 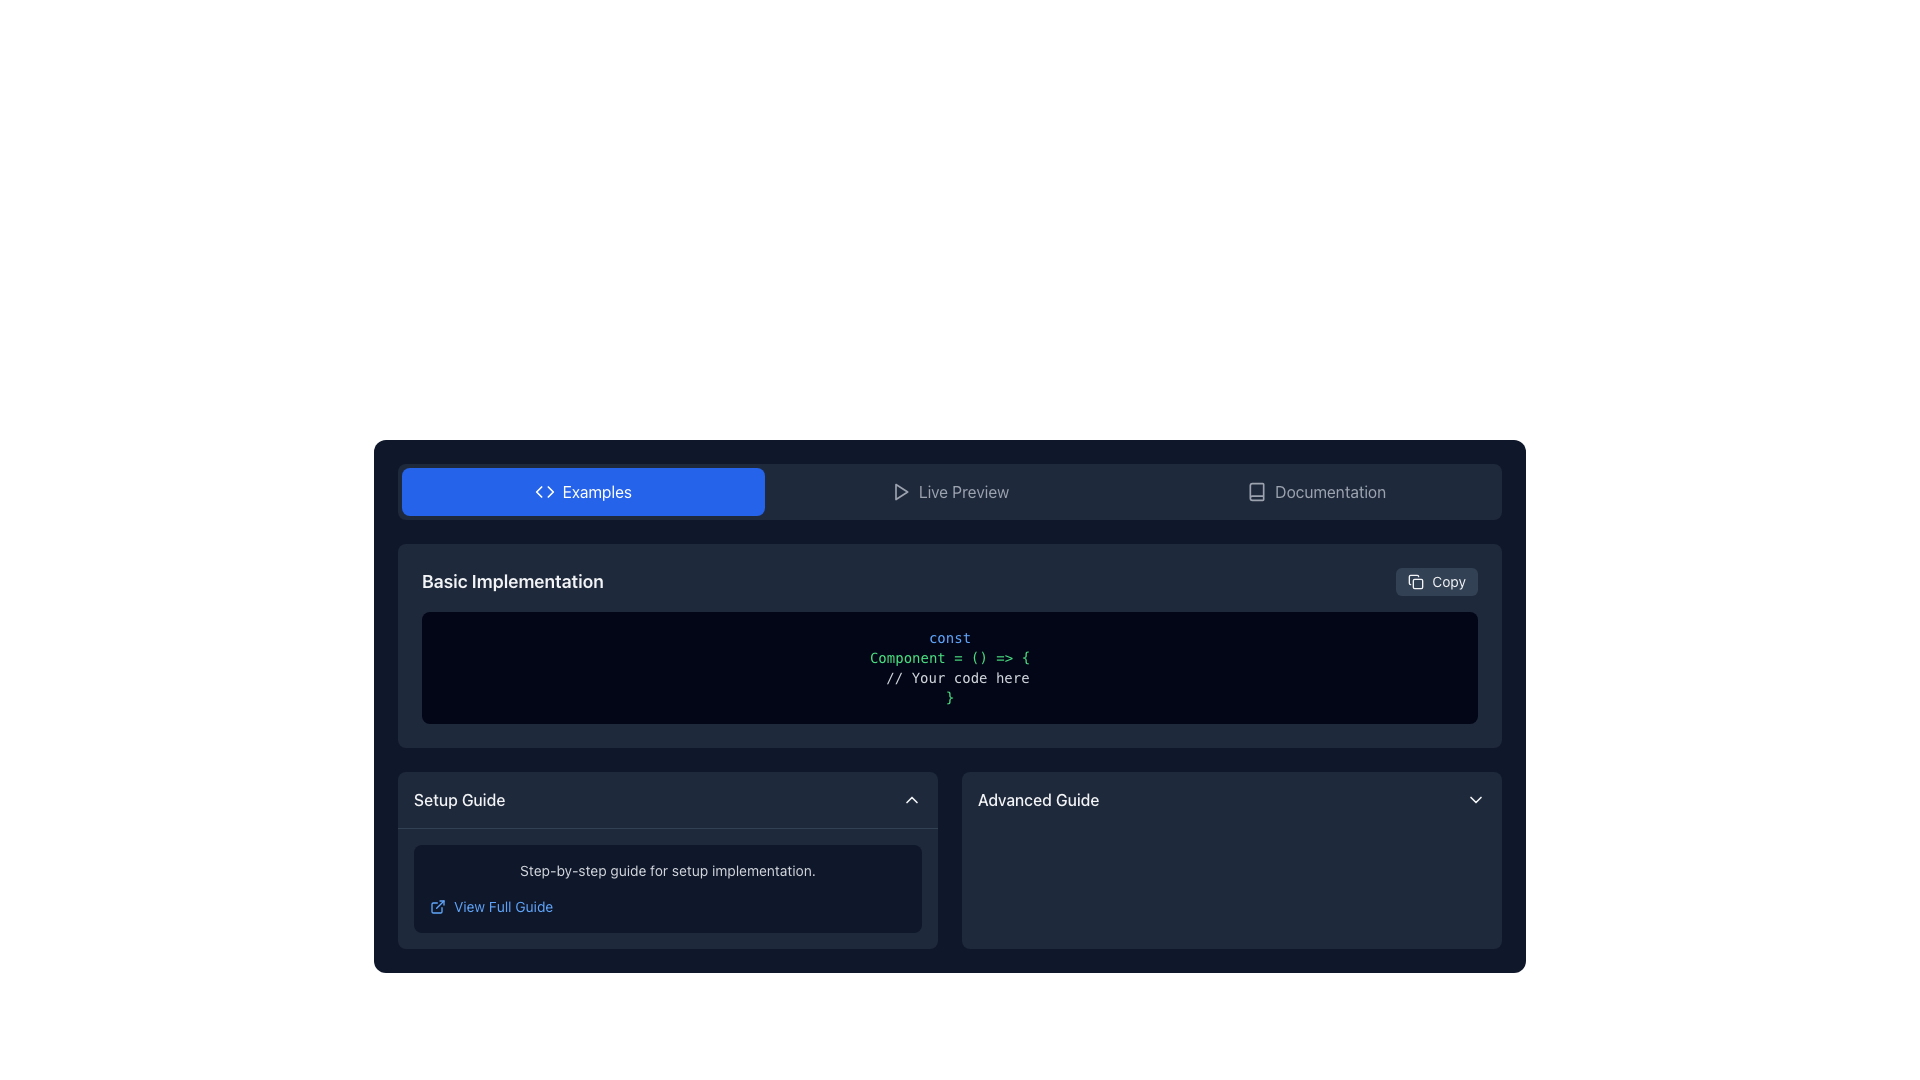 What do you see at coordinates (899, 492) in the screenshot?
I see `the triangular 'play' icon located in the central navigation bar, adjacent to the 'Live Preview' text` at bounding box center [899, 492].